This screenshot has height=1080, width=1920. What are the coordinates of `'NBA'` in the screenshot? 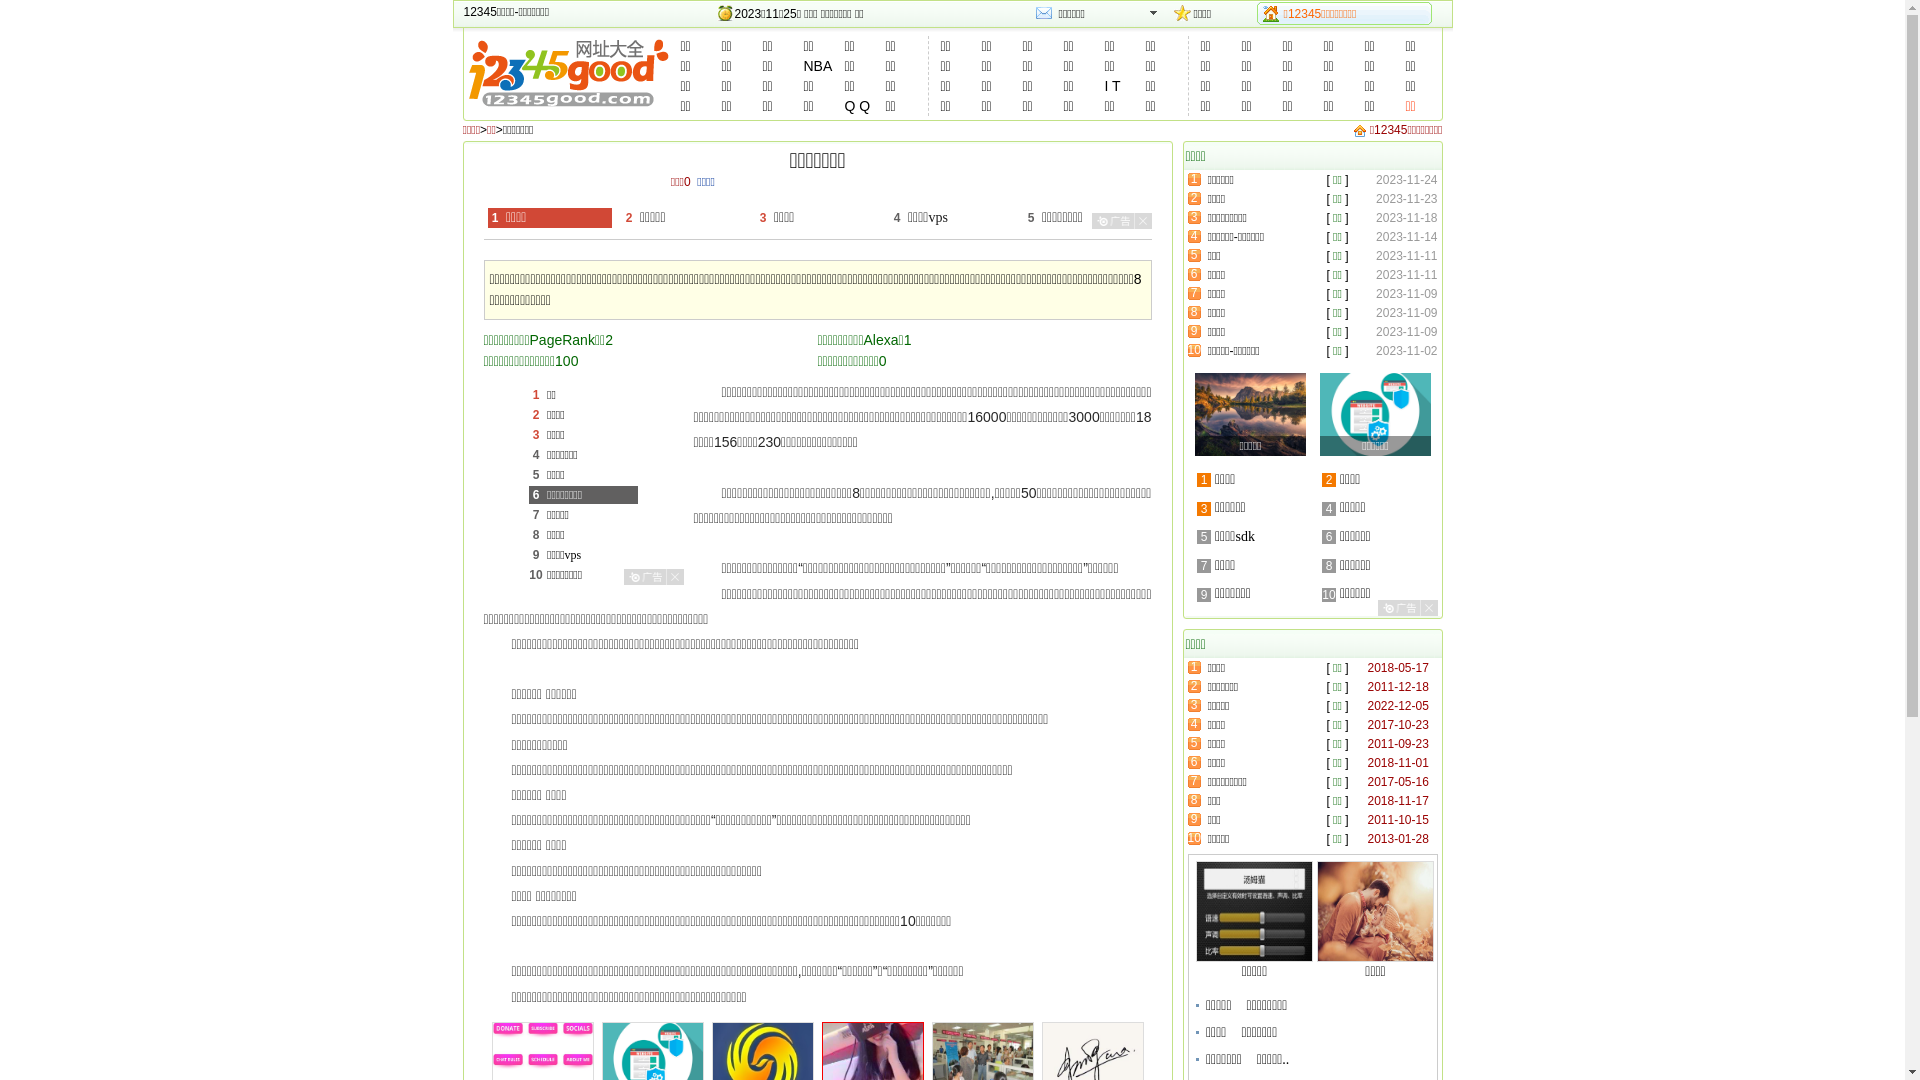 It's located at (817, 64).